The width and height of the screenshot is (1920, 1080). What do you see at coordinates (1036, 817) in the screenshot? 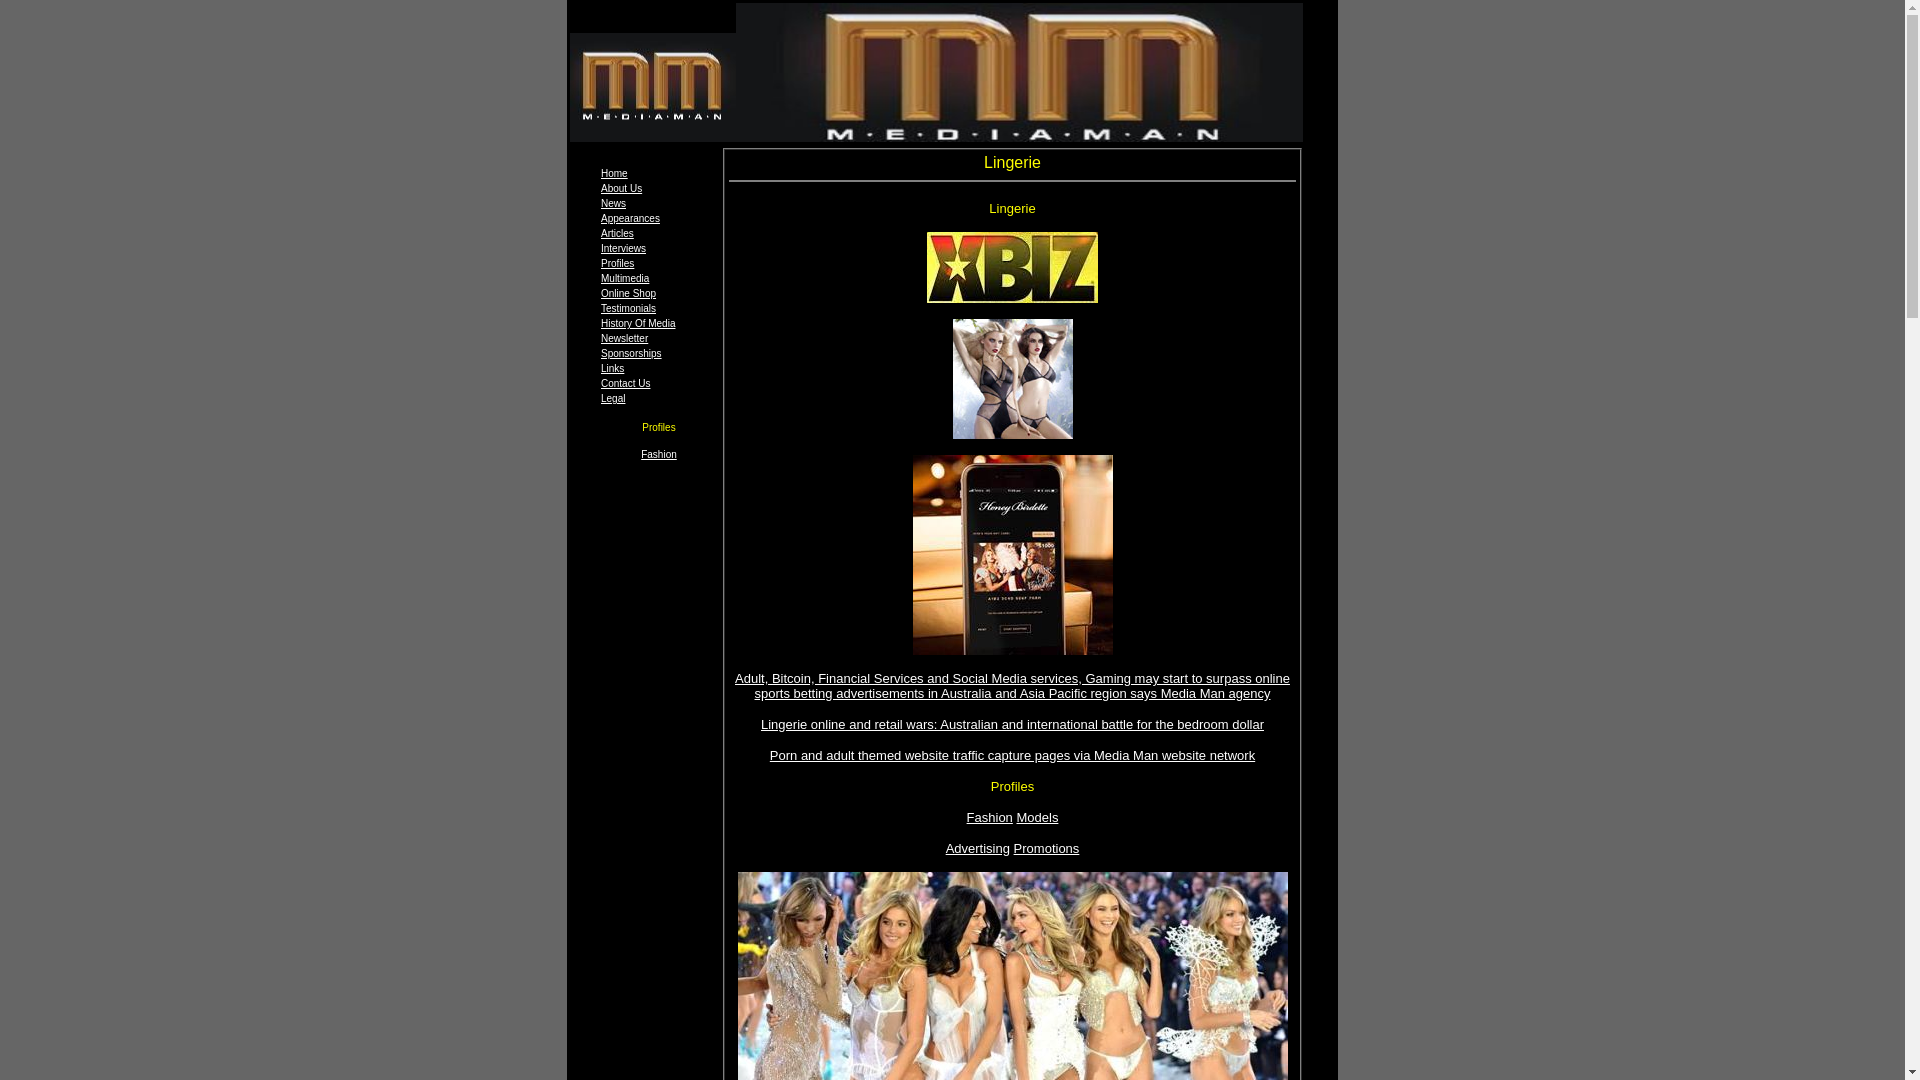
I see `'Models'` at bounding box center [1036, 817].